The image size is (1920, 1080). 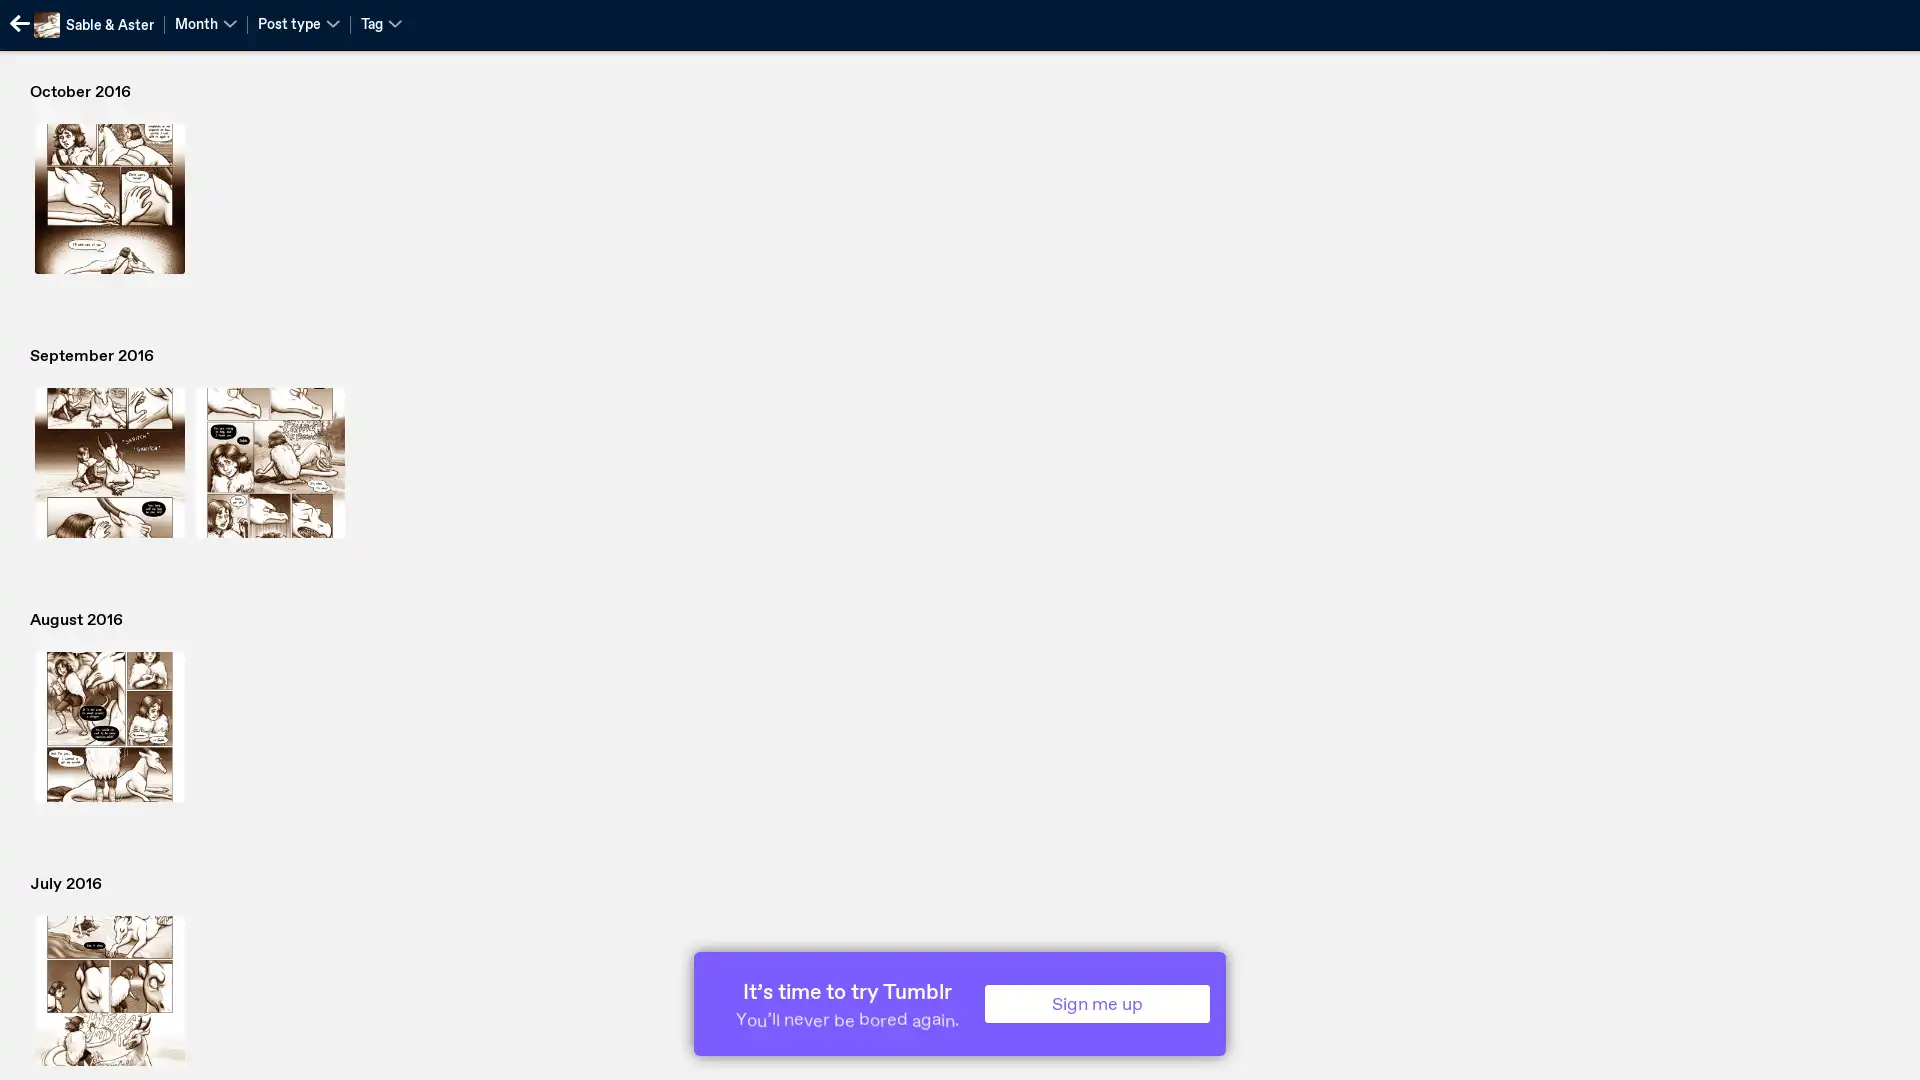 What do you see at coordinates (206, 23) in the screenshot?
I see `Month` at bounding box center [206, 23].